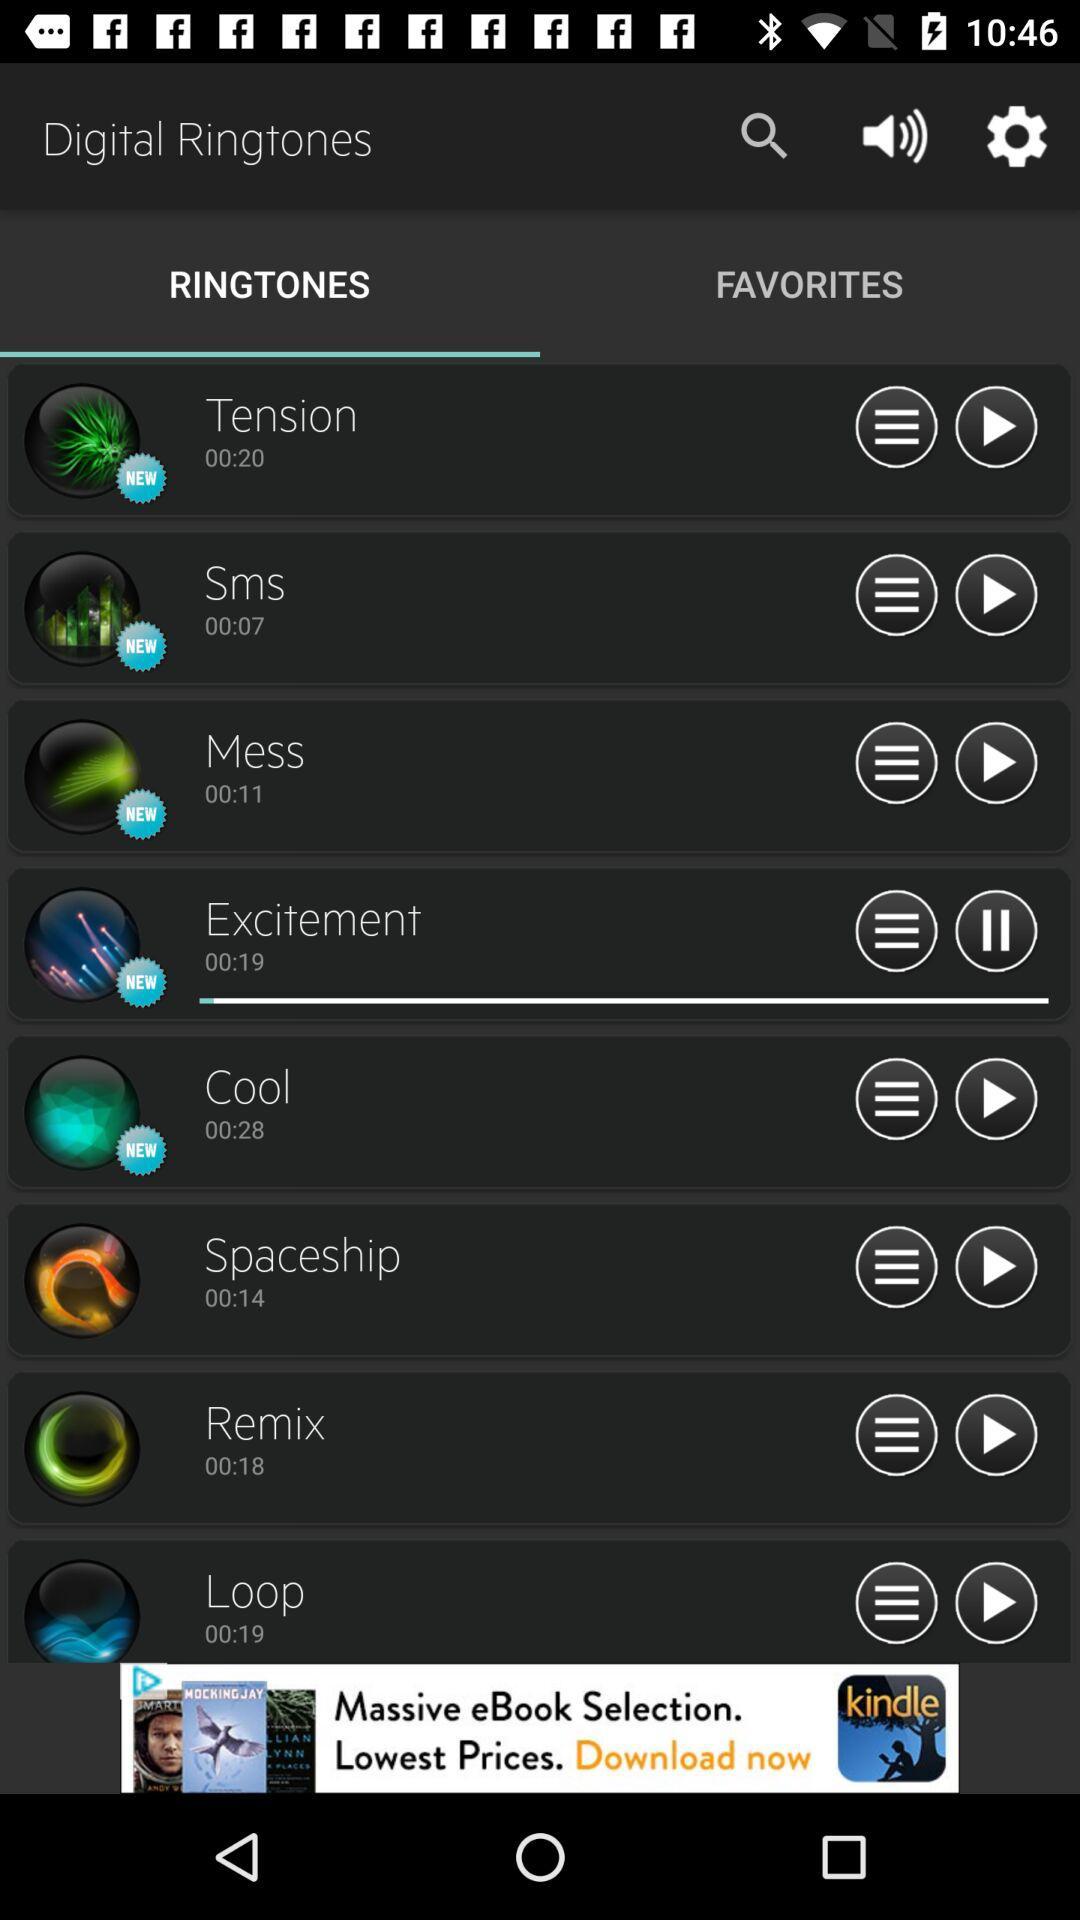 The height and width of the screenshot is (1920, 1080). What do you see at coordinates (80, 1449) in the screenshot?
I see `remix page` at bounding box center [80, 1449].